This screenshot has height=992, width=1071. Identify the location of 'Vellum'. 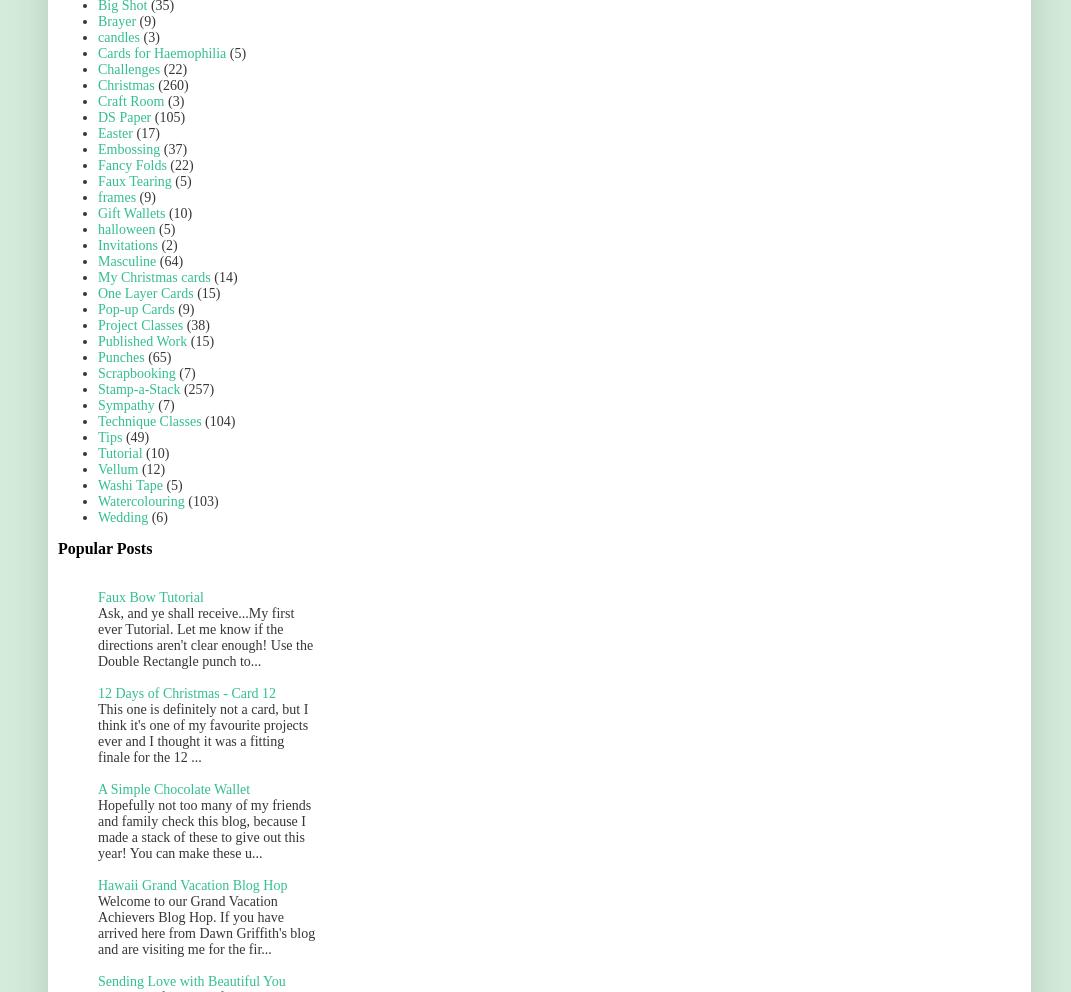
(97, 469).